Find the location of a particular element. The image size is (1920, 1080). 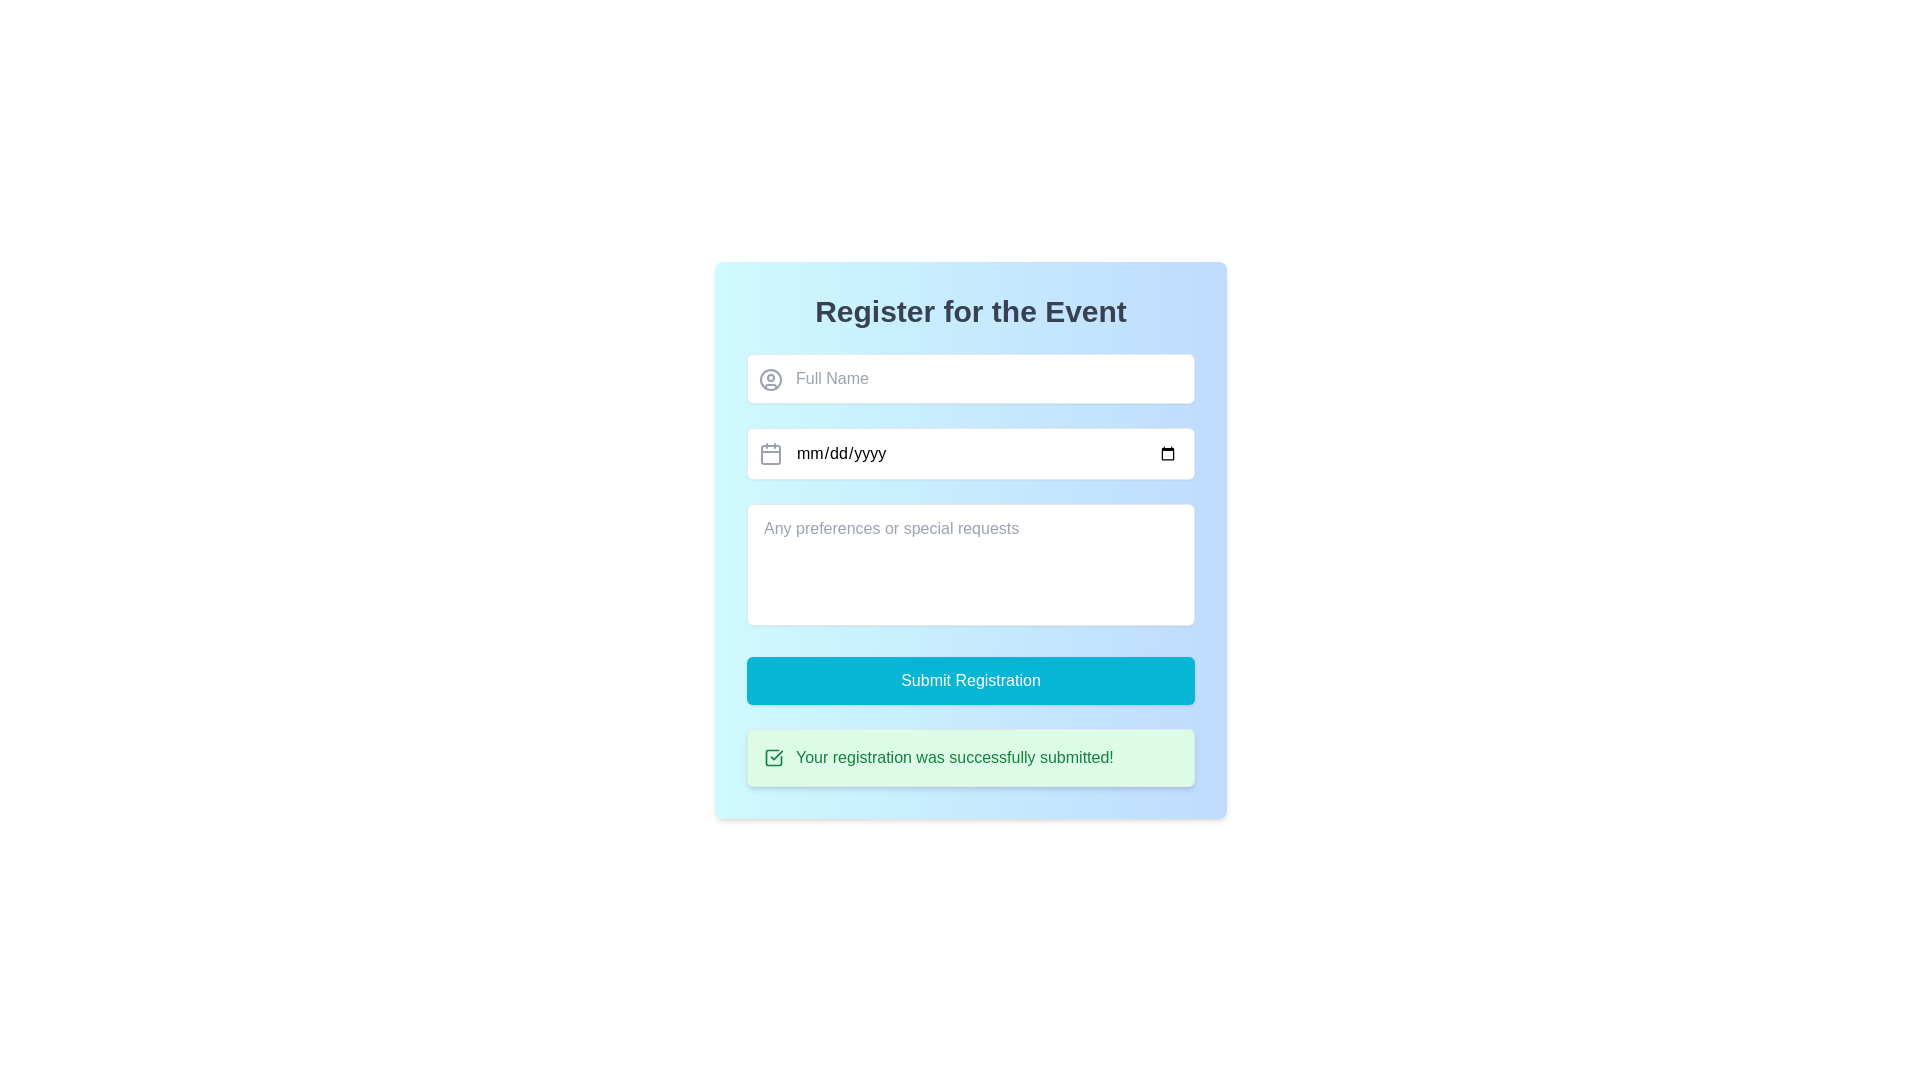

a date using the calendar dropdown in the Date Input Field located below the 'Full Name' input field is located at coordinates (970, 454).